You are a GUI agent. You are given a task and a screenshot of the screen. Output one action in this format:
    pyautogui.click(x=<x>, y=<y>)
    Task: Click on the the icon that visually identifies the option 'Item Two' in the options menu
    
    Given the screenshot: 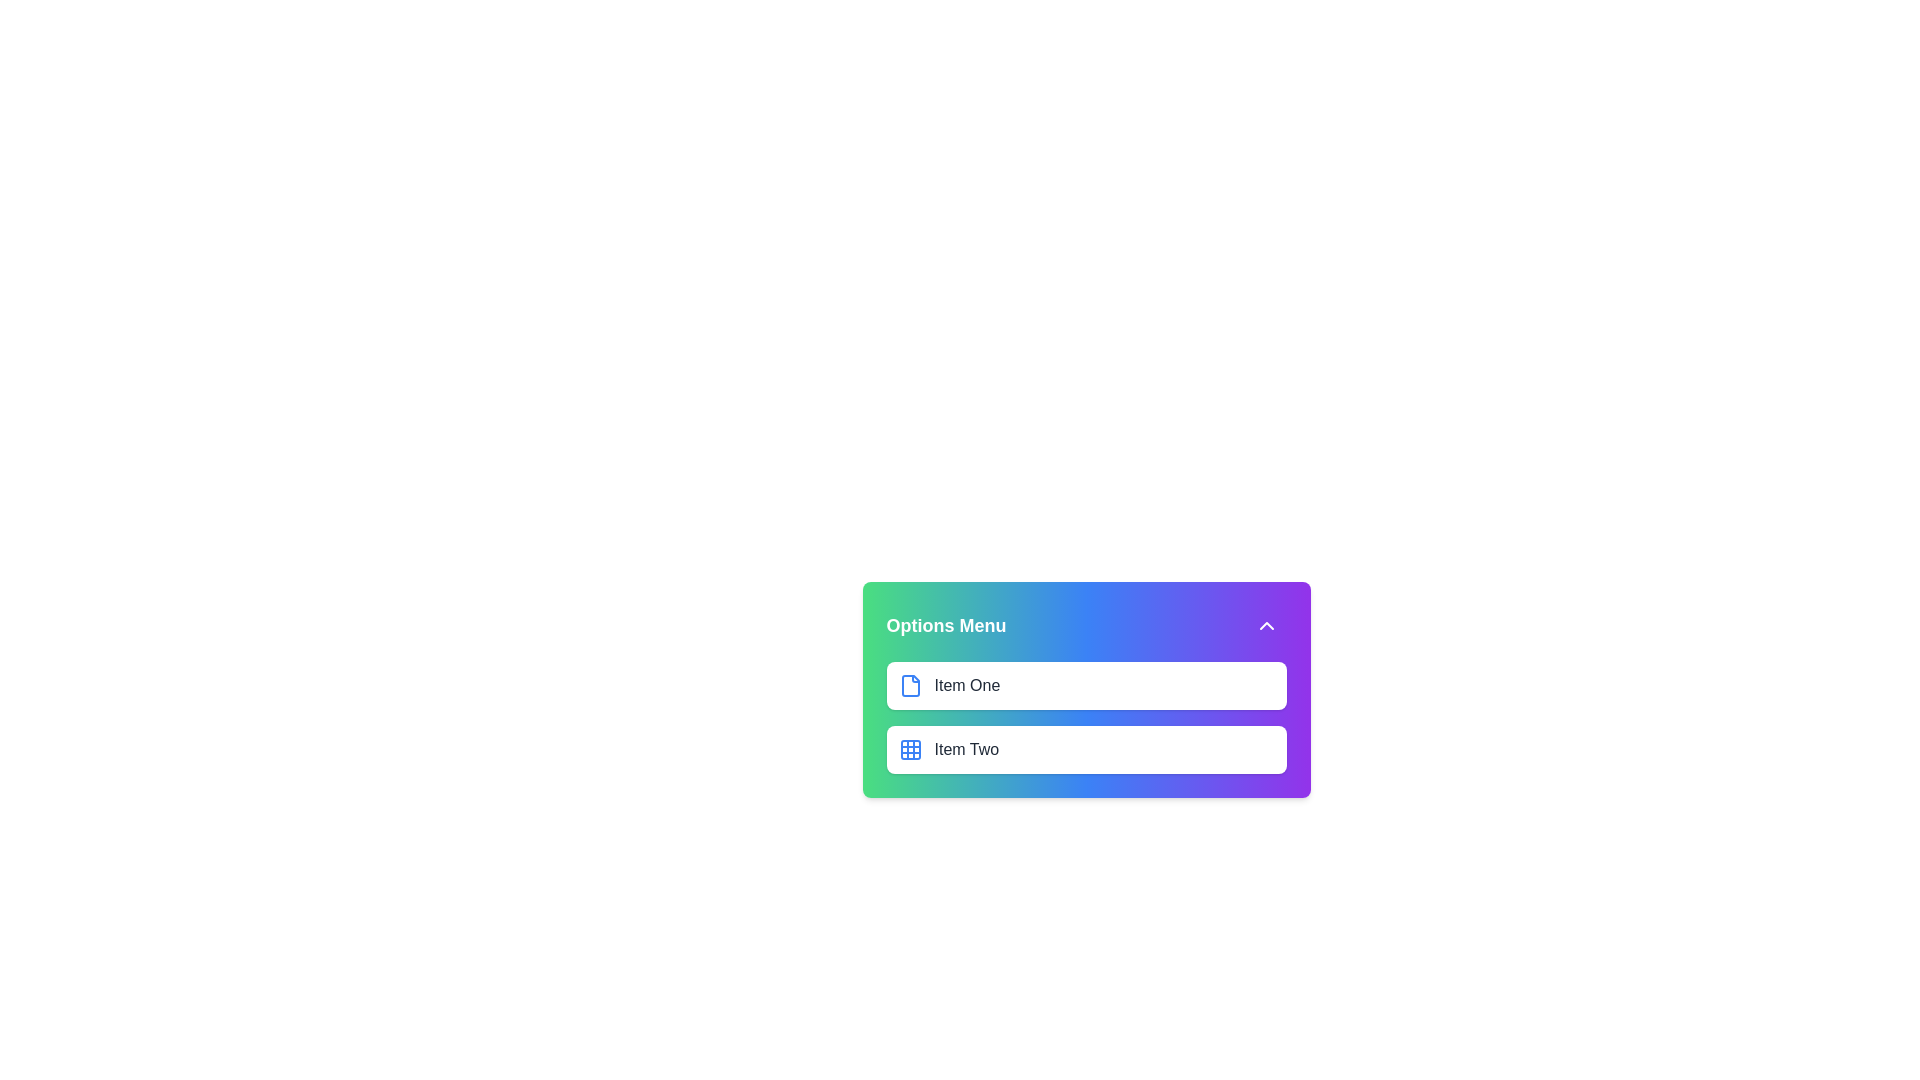 What is the action you would take?
    pyautogui.click(x=909, y=749)
    